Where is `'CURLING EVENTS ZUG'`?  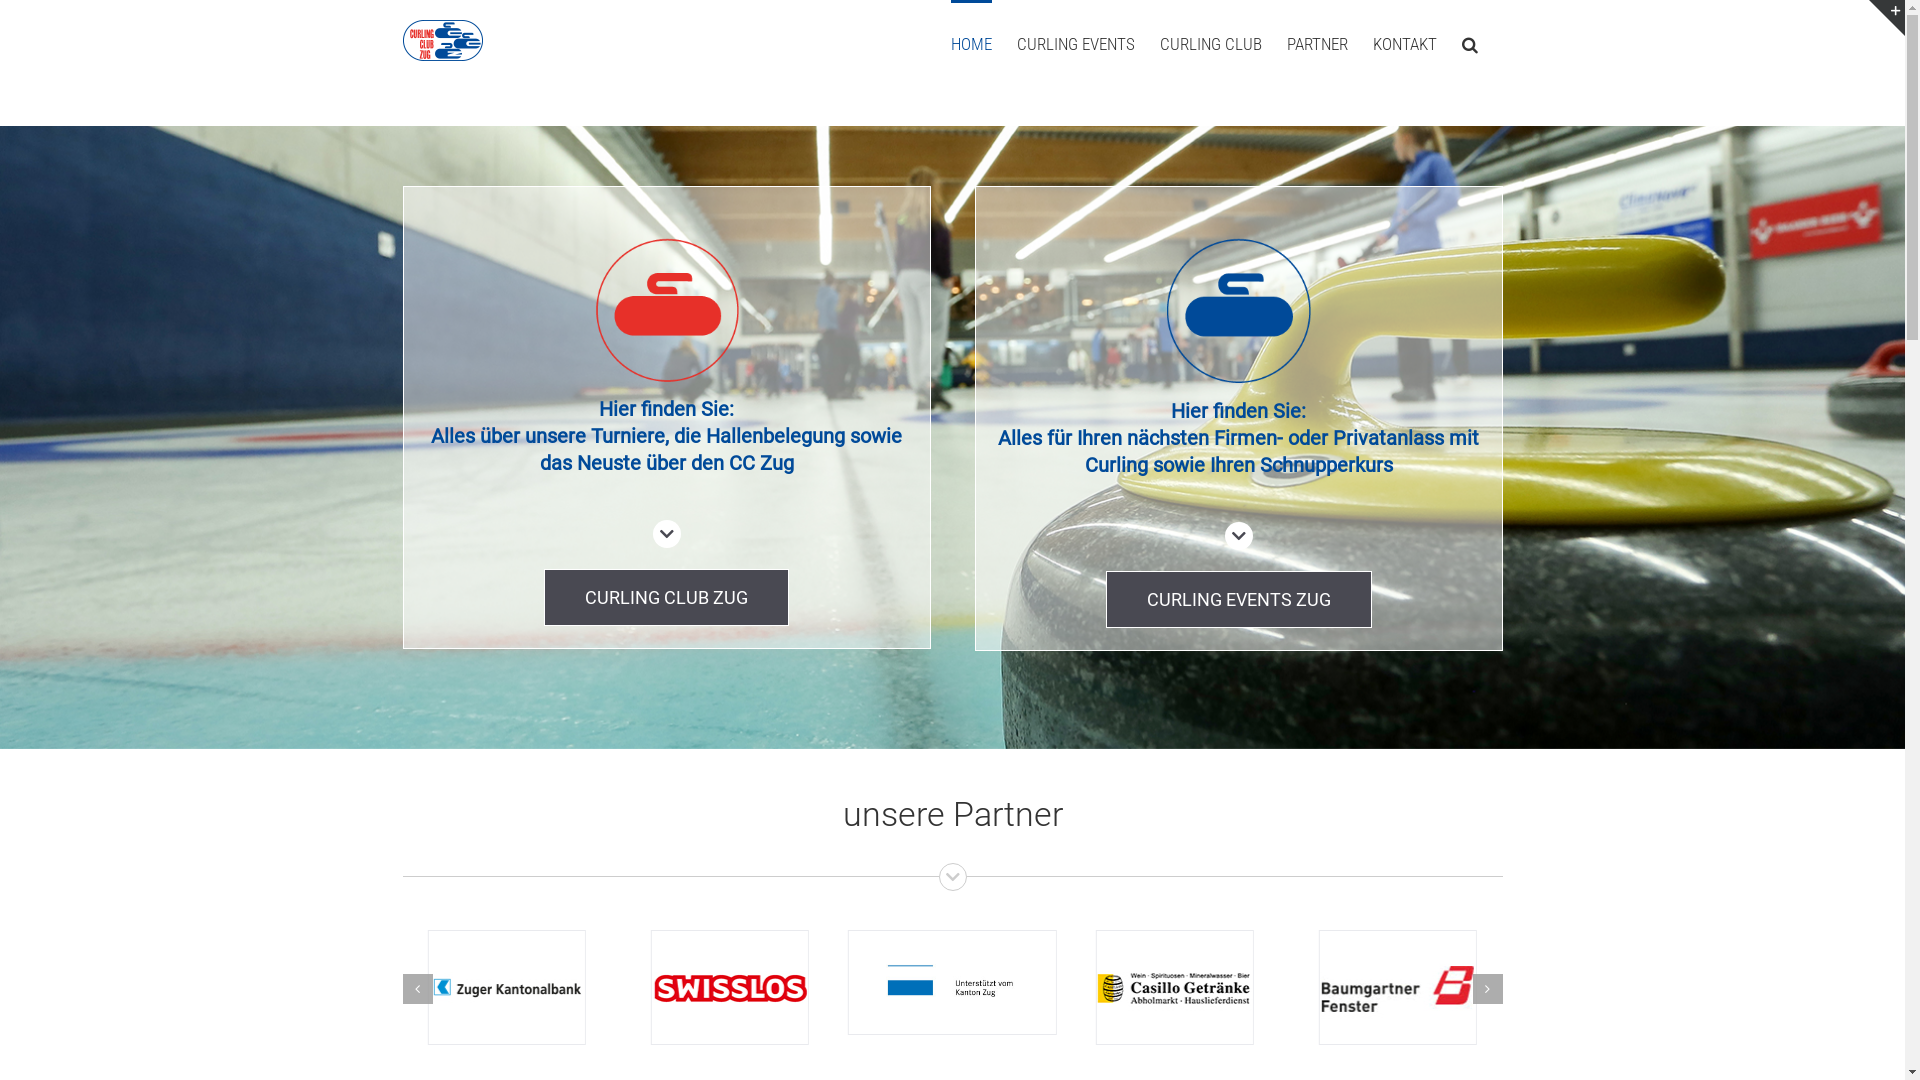 'CURLING EVENTS ZUG' is located at coordinates (1104, 598).